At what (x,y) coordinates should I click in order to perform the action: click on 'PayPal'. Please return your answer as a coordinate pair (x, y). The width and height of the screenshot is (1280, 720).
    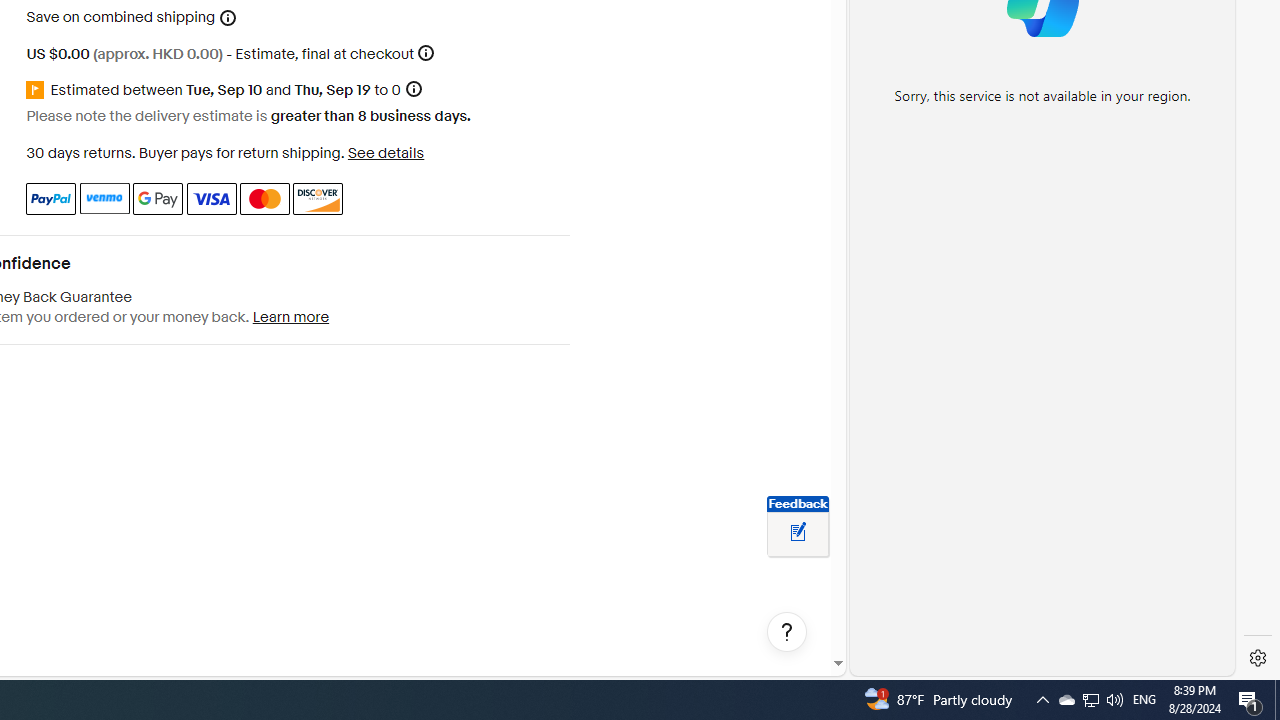
    Looking at the image, I should click on (51, 198).